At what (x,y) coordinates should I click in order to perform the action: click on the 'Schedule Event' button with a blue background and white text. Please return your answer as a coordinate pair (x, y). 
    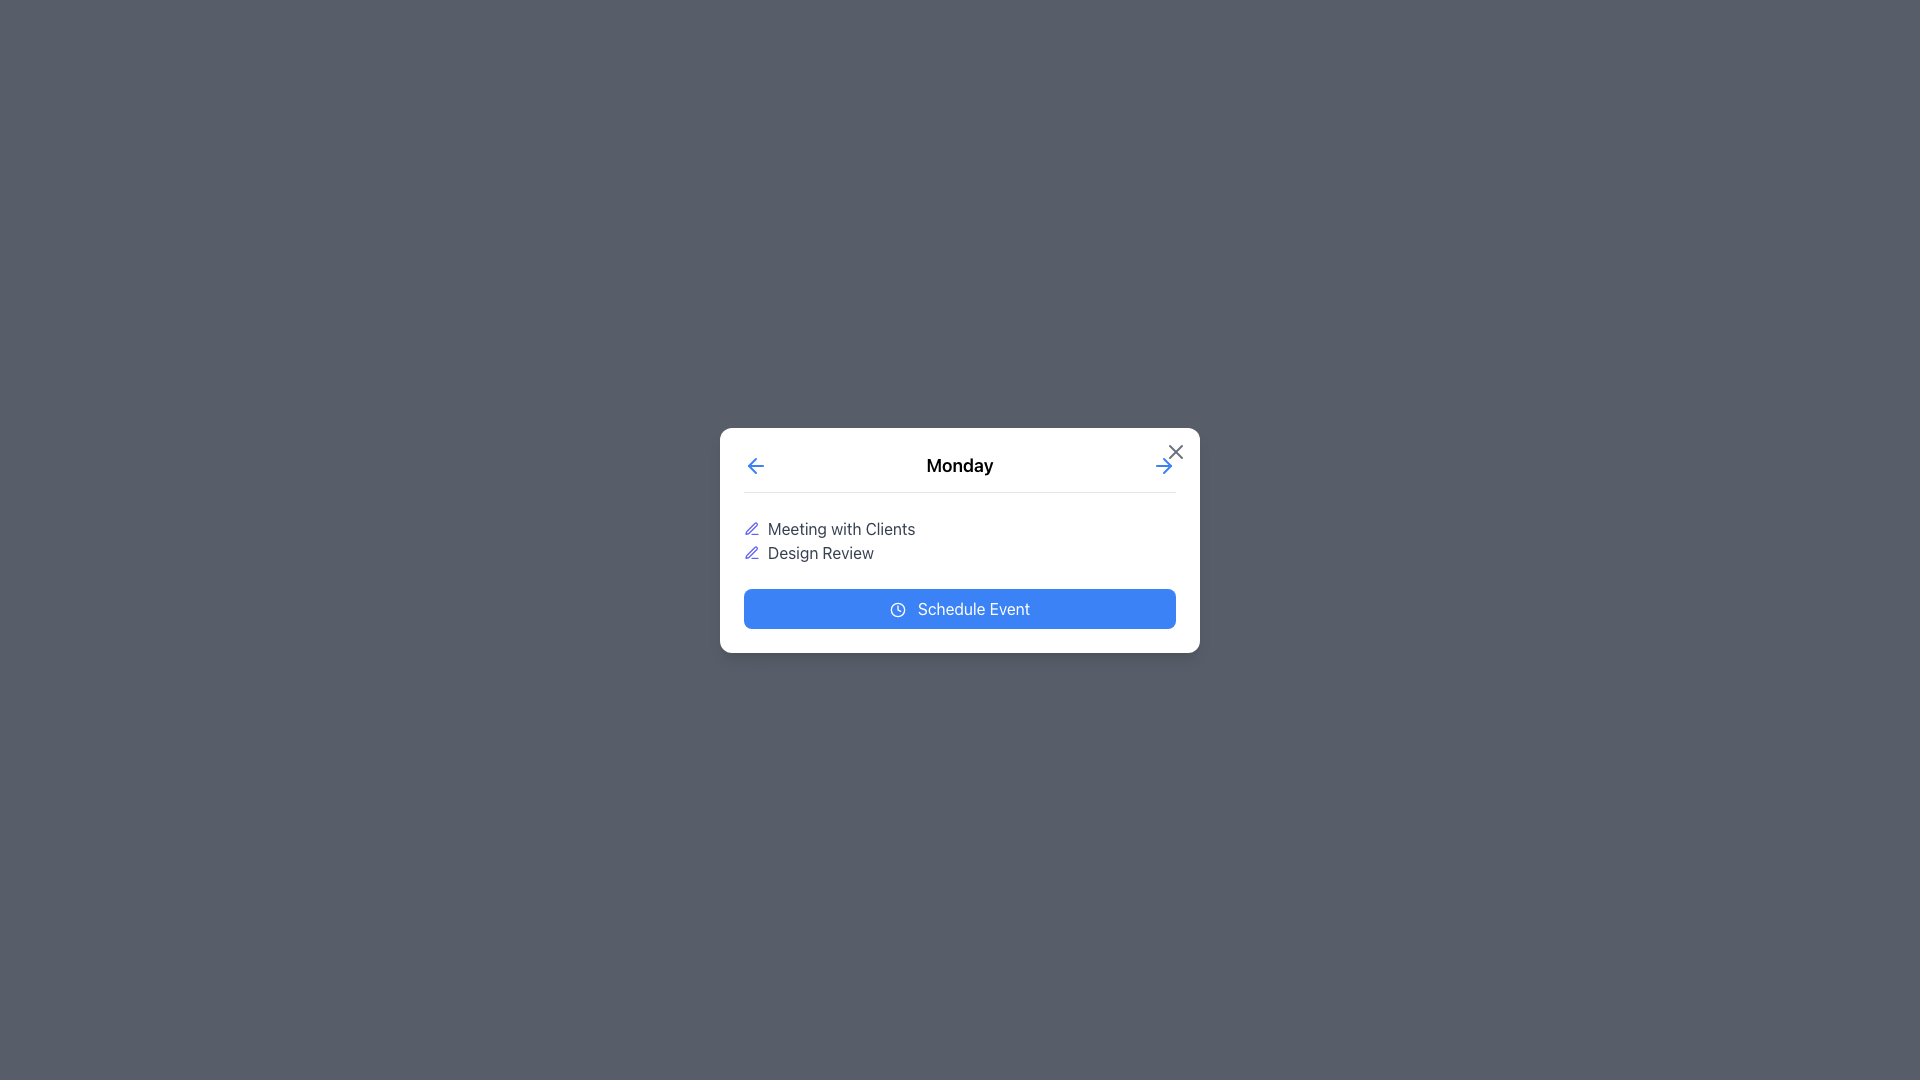
    Looking at the image, I should click on (960, 607).